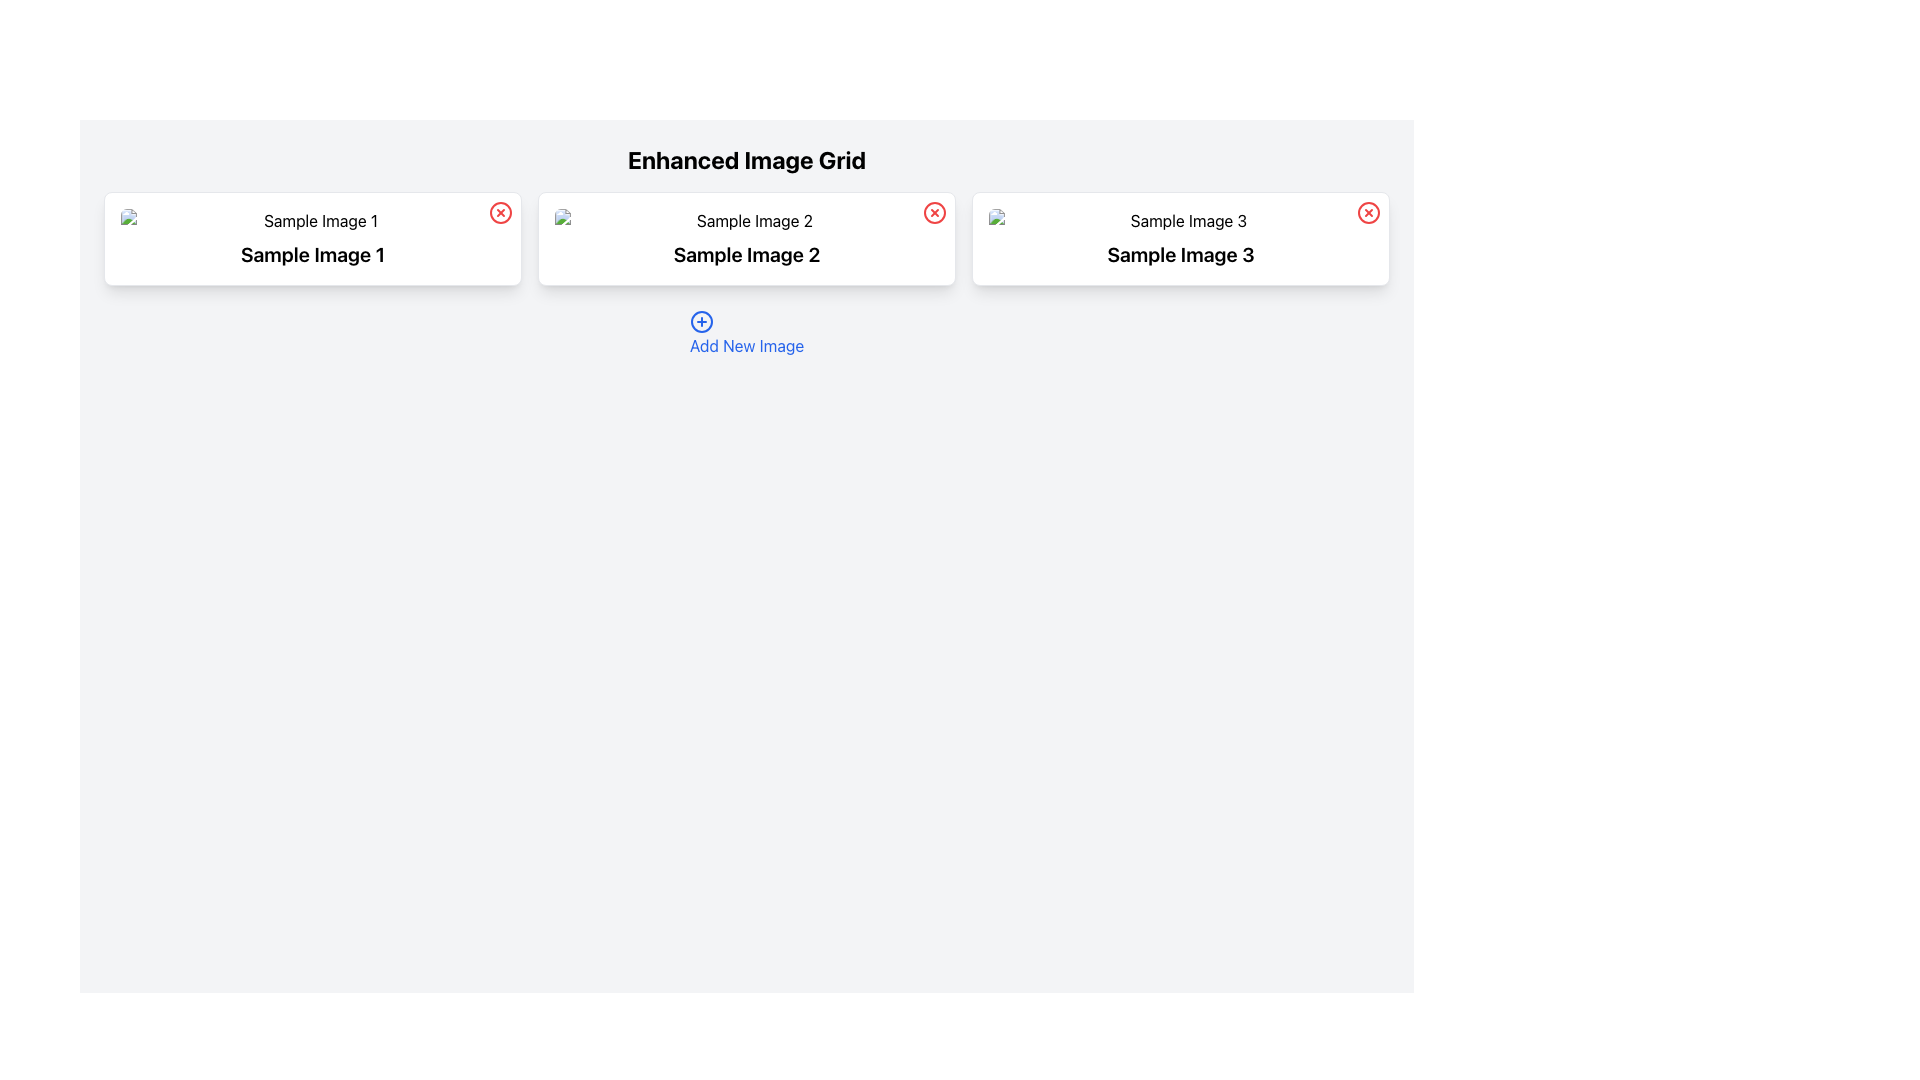  What do you see at coordinates (746, 253) in the screenshot?
I see `the text label reading 'Sample Image 2', which is centrally aligned below the corresponding image thumbnail in the grid layout` at bounding box center [746, 253].